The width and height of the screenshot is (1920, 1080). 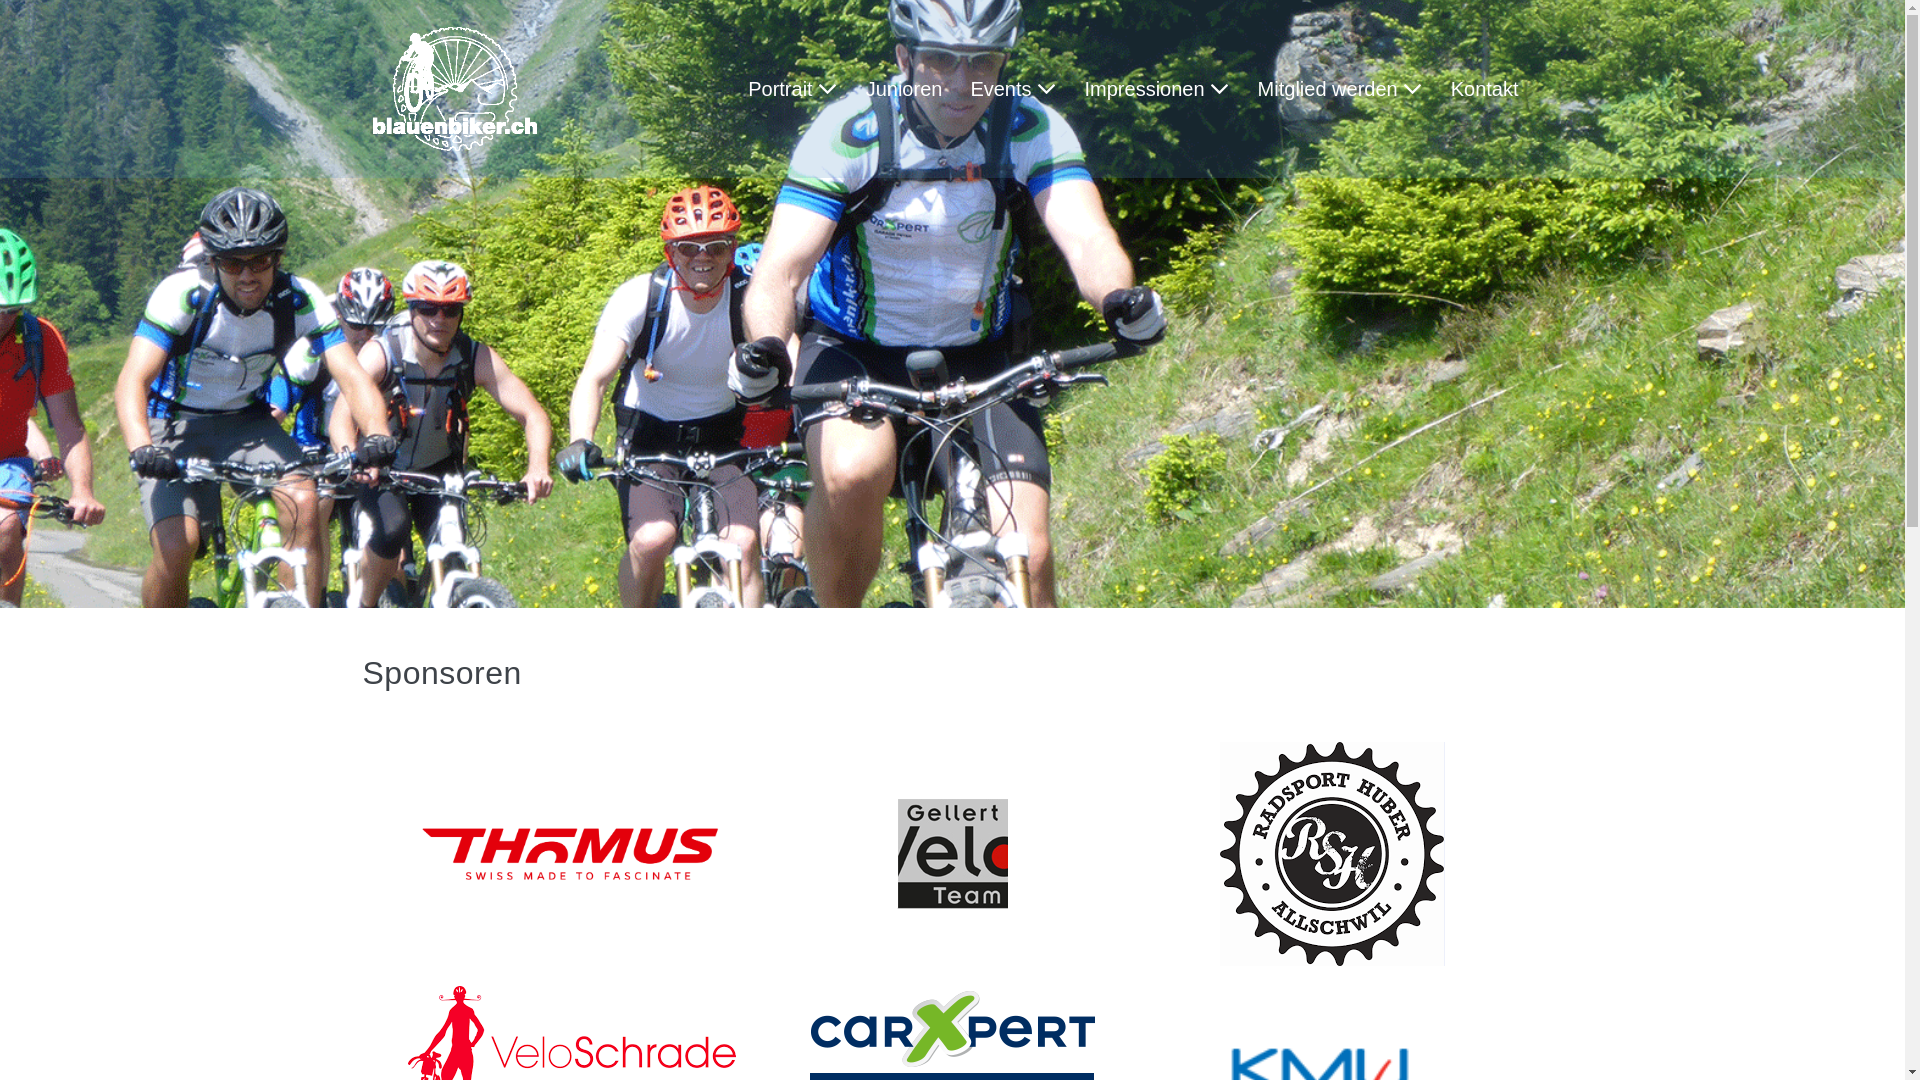 What do you see at coordinates (453, 87) in the screenshot?
I see `'Update Blauenbiker'` at bounding box center [453, 87].